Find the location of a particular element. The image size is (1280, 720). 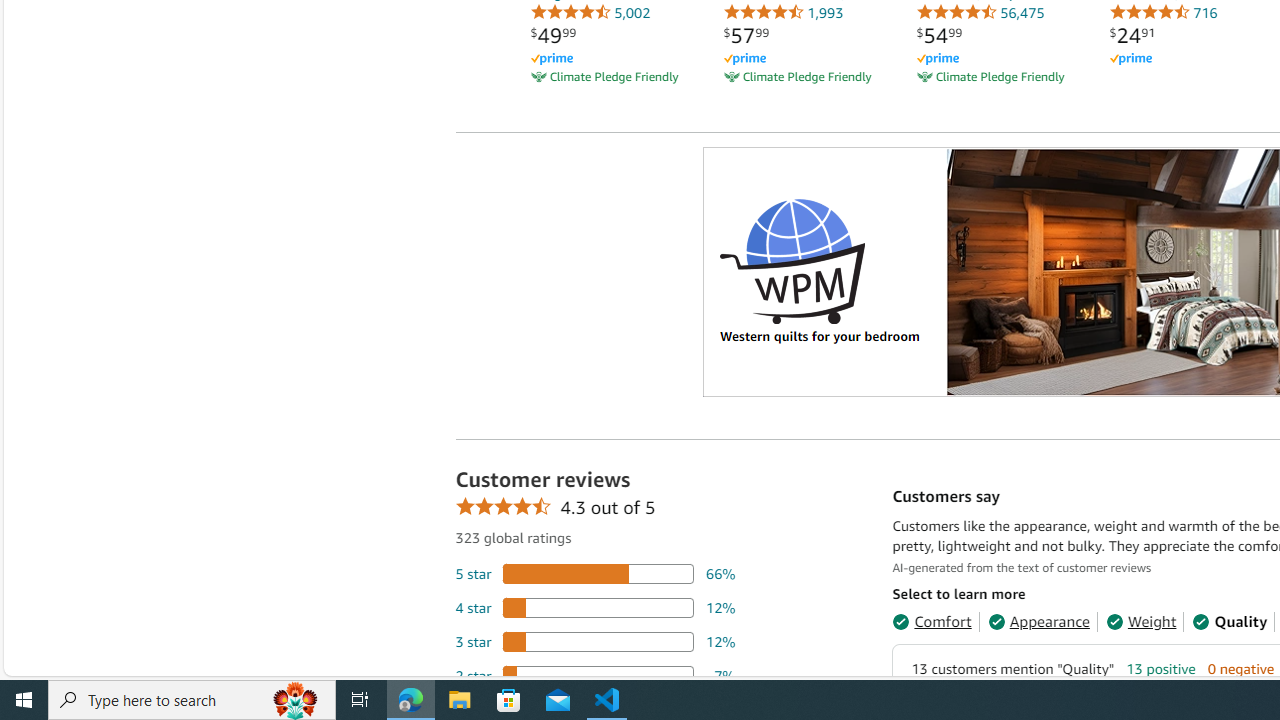

'$54.99' is located at coordinates (938, 35).